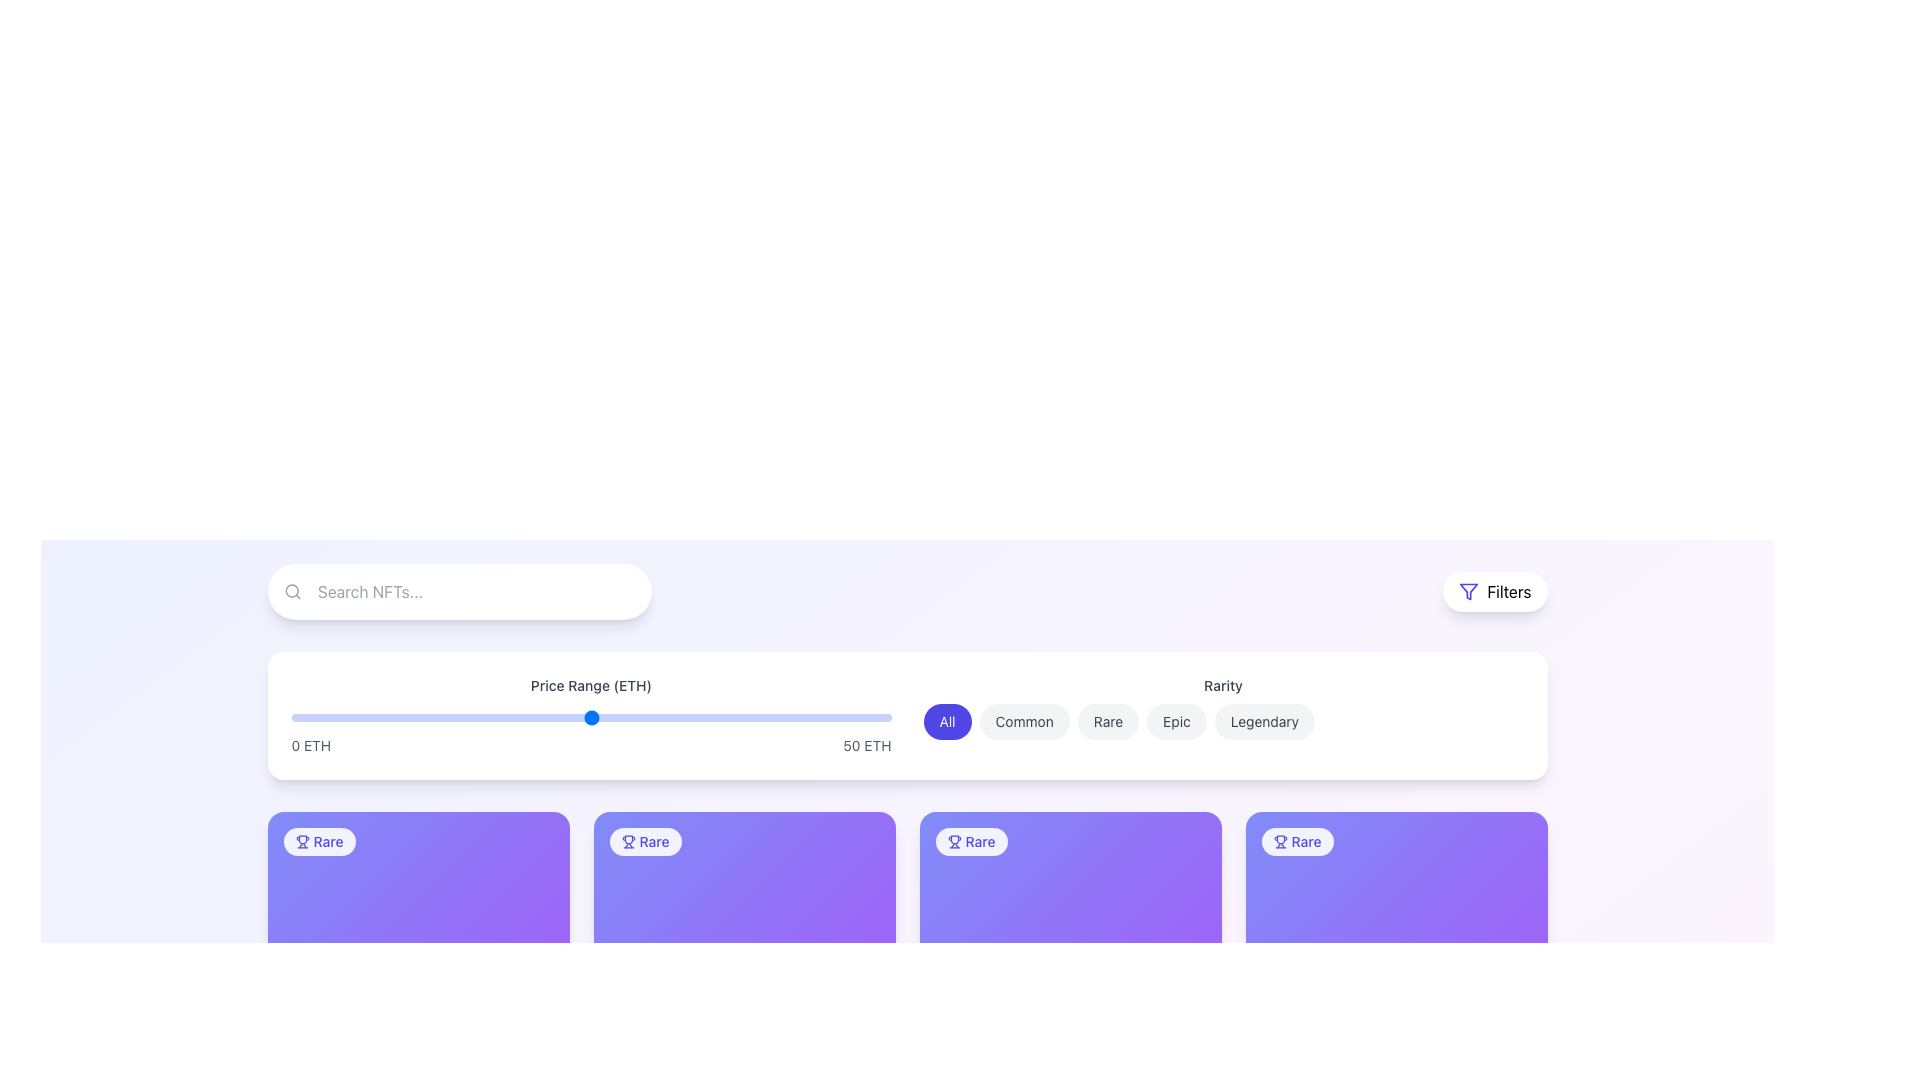 This screenshot has width=1920, height=1080. What do you see at coordinates (1280, 841) in the screenshot?
I see `the badge containing the 'Rare' icon` at bounding box center [1280, 841].